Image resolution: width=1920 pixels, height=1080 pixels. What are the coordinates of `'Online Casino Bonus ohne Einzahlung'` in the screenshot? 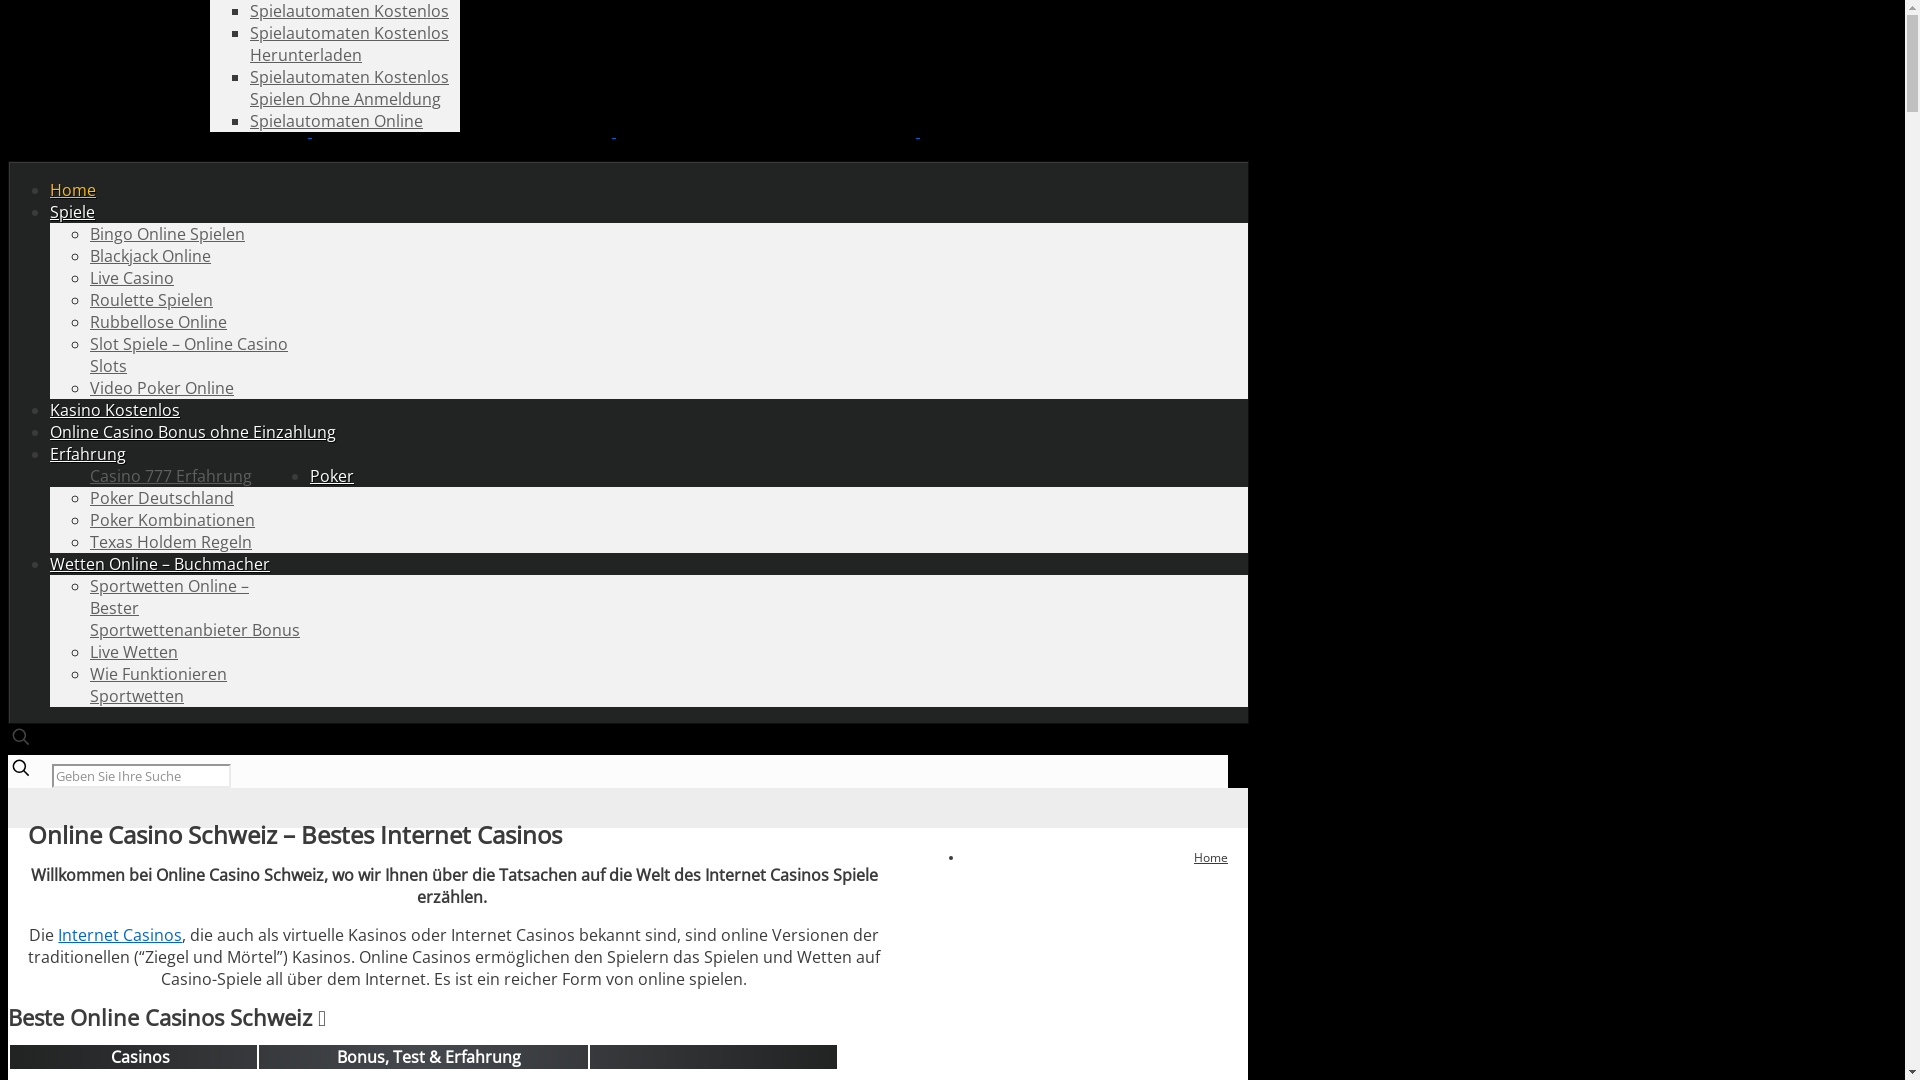 It's located at (192, 431).